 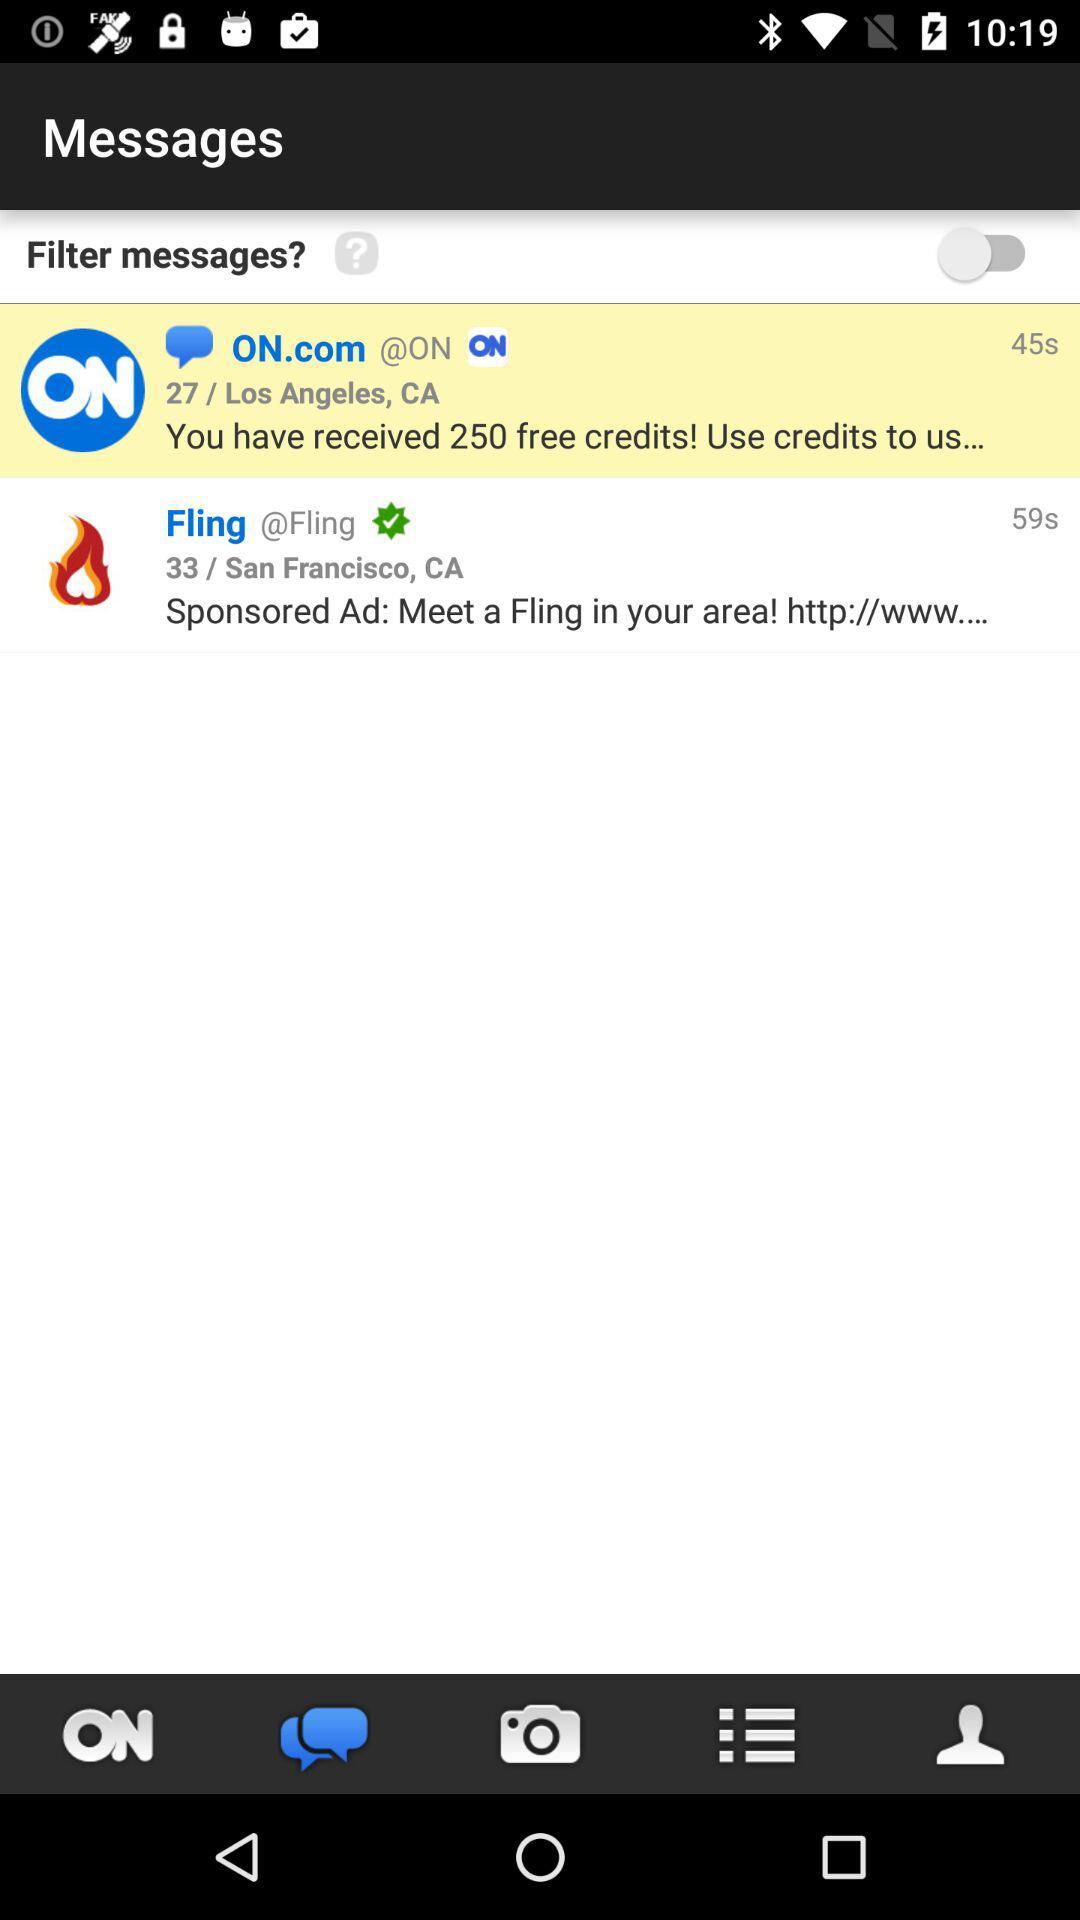 What do you see at coordinates (81, 390) in the screenshot?
I see `message selection` at bounding box center [81, 390].